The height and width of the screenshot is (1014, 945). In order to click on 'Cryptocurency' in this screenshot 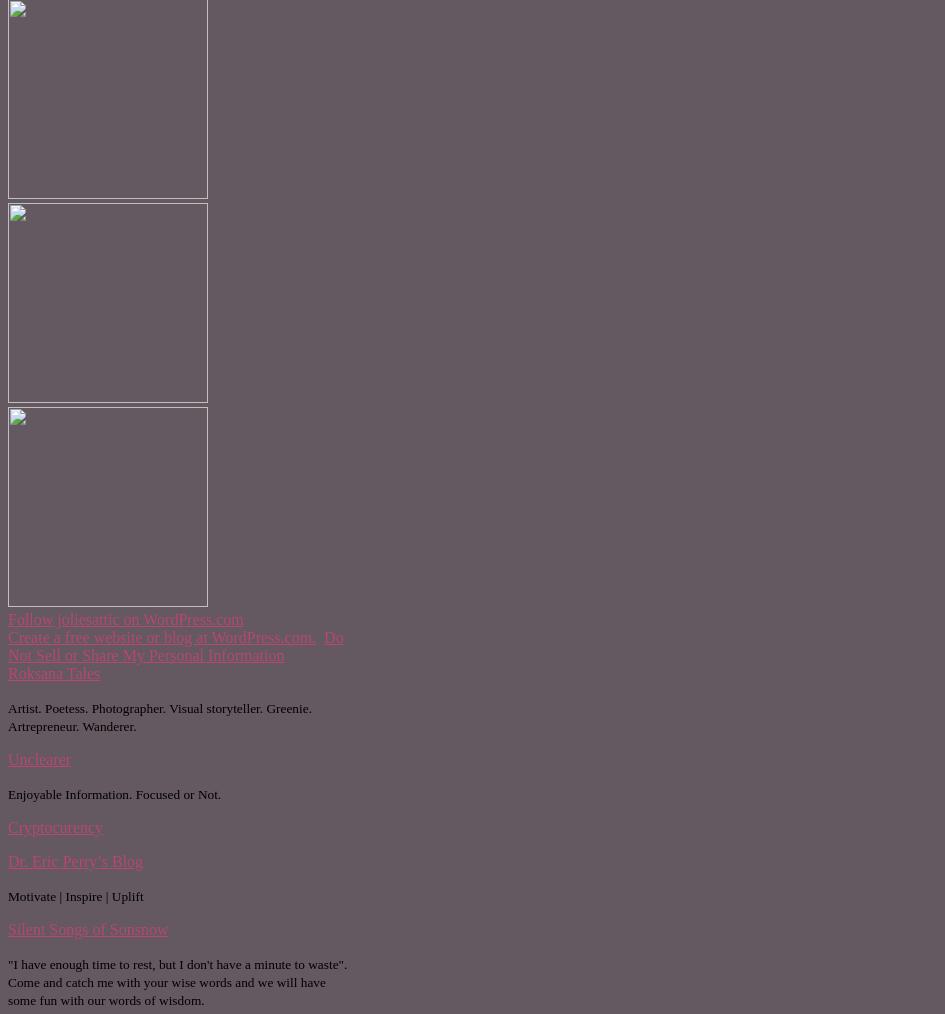, I will do `click(55, 826)`.